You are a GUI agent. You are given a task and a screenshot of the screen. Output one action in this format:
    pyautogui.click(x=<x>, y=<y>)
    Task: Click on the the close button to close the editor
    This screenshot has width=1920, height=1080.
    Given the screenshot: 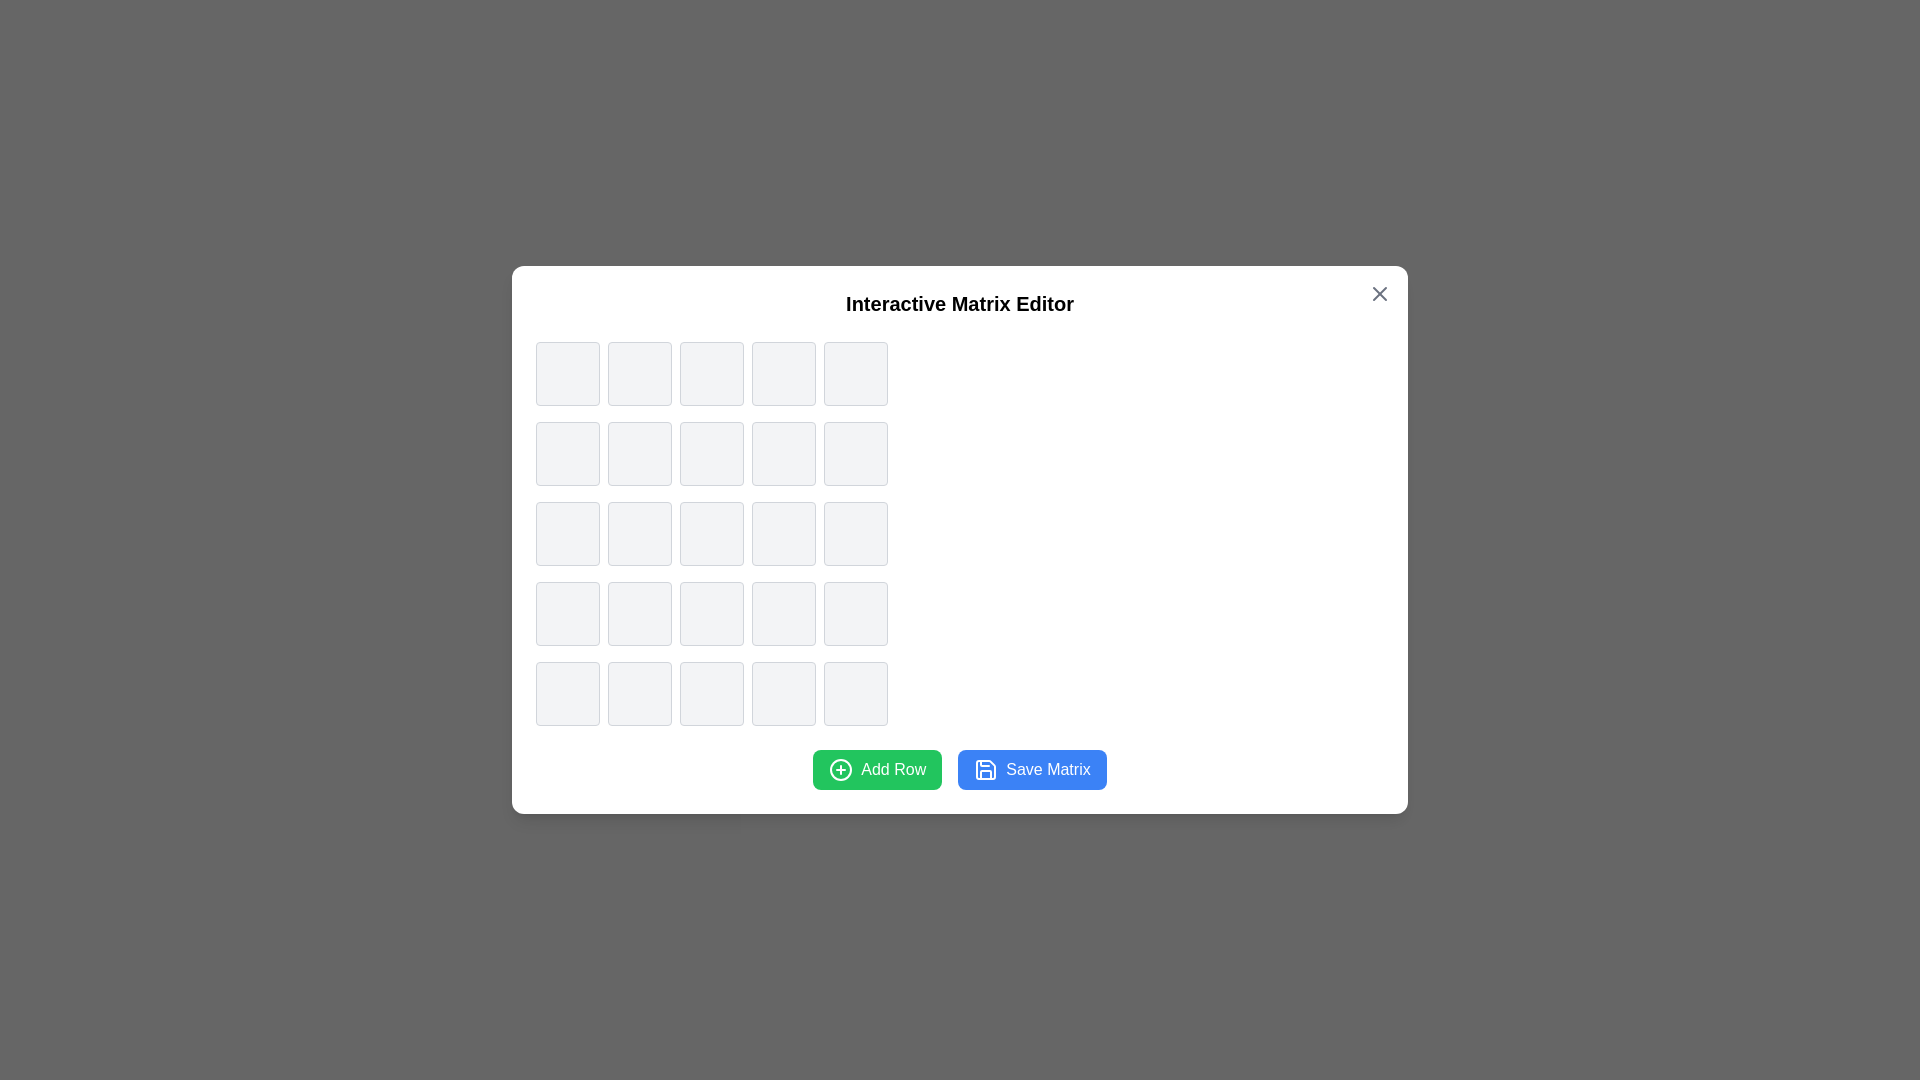 What is the action you would take?
    pyautogui.click(x=1379, y=293)
    